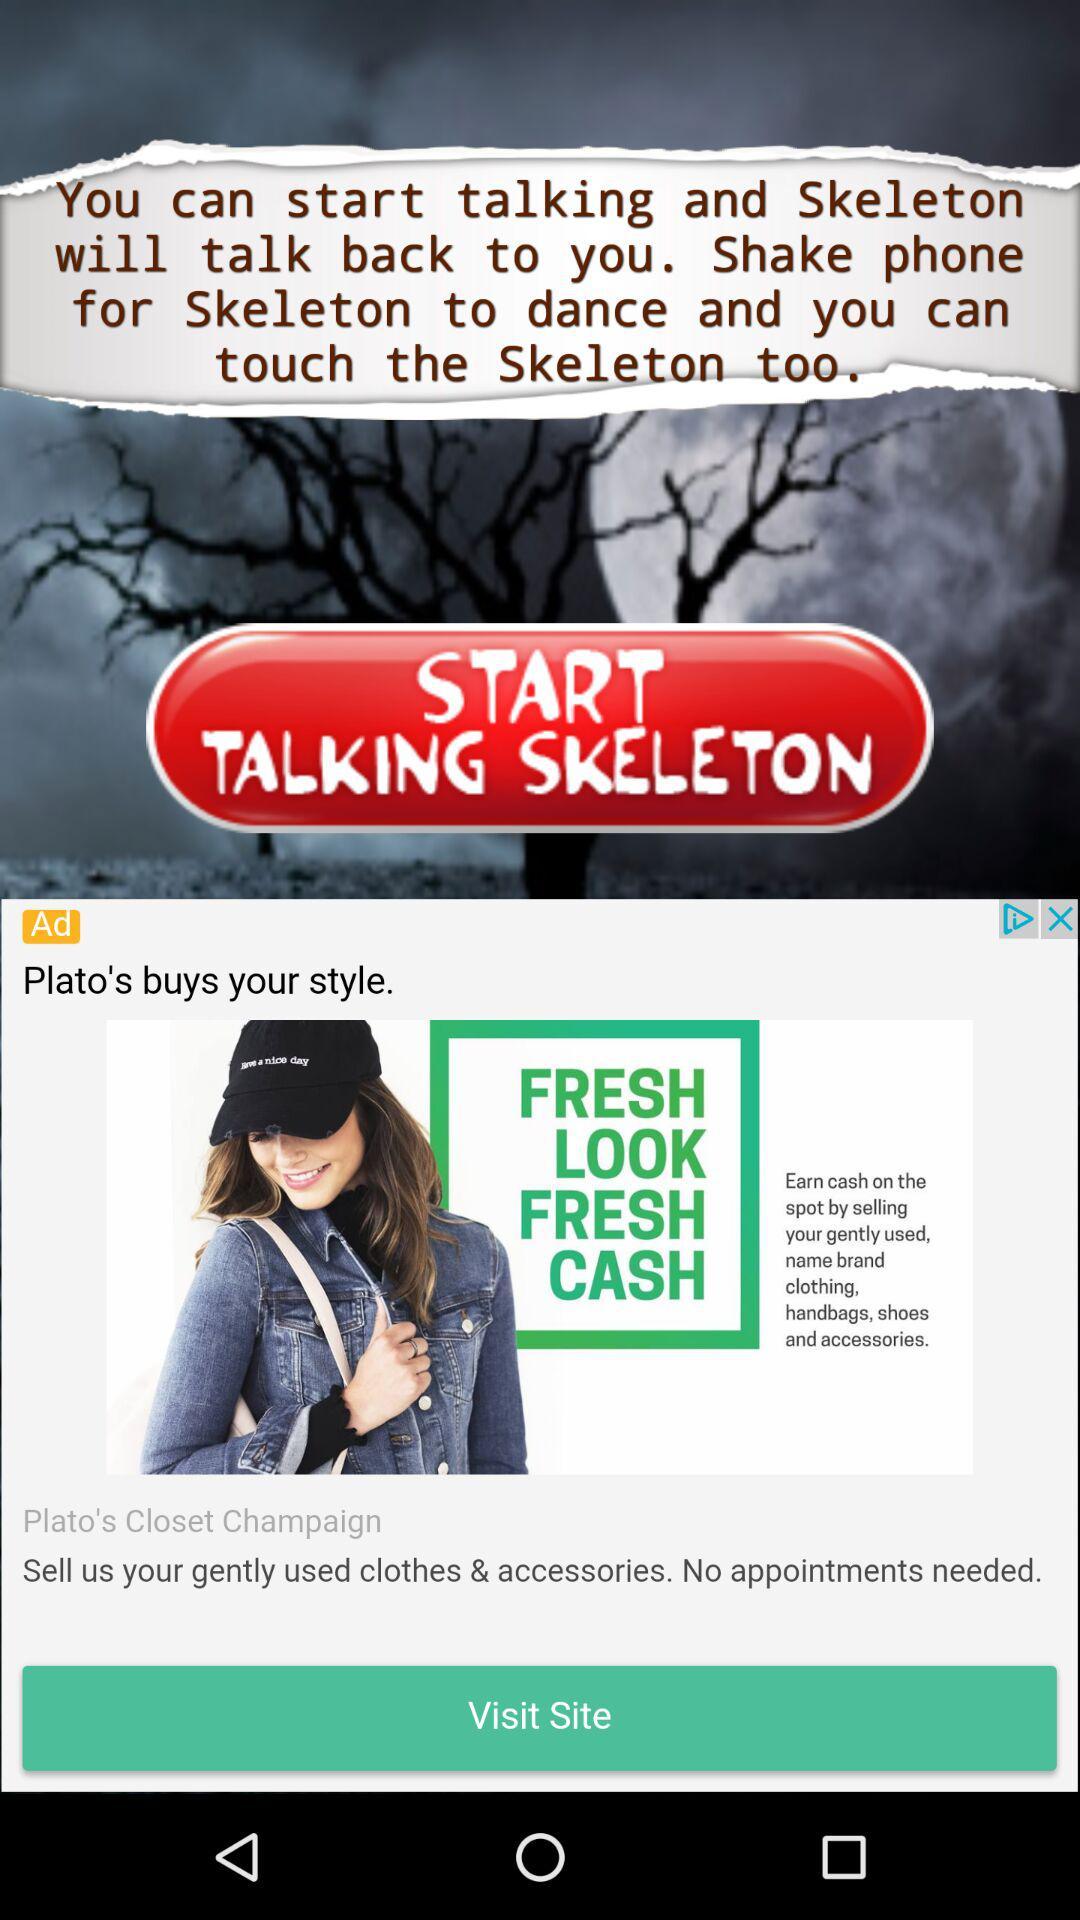 The height and width of the screenshot is (1920, 1080). Describe the element at coordinates (538, 1345) in the screenshot. I see `talk back app` at that location.